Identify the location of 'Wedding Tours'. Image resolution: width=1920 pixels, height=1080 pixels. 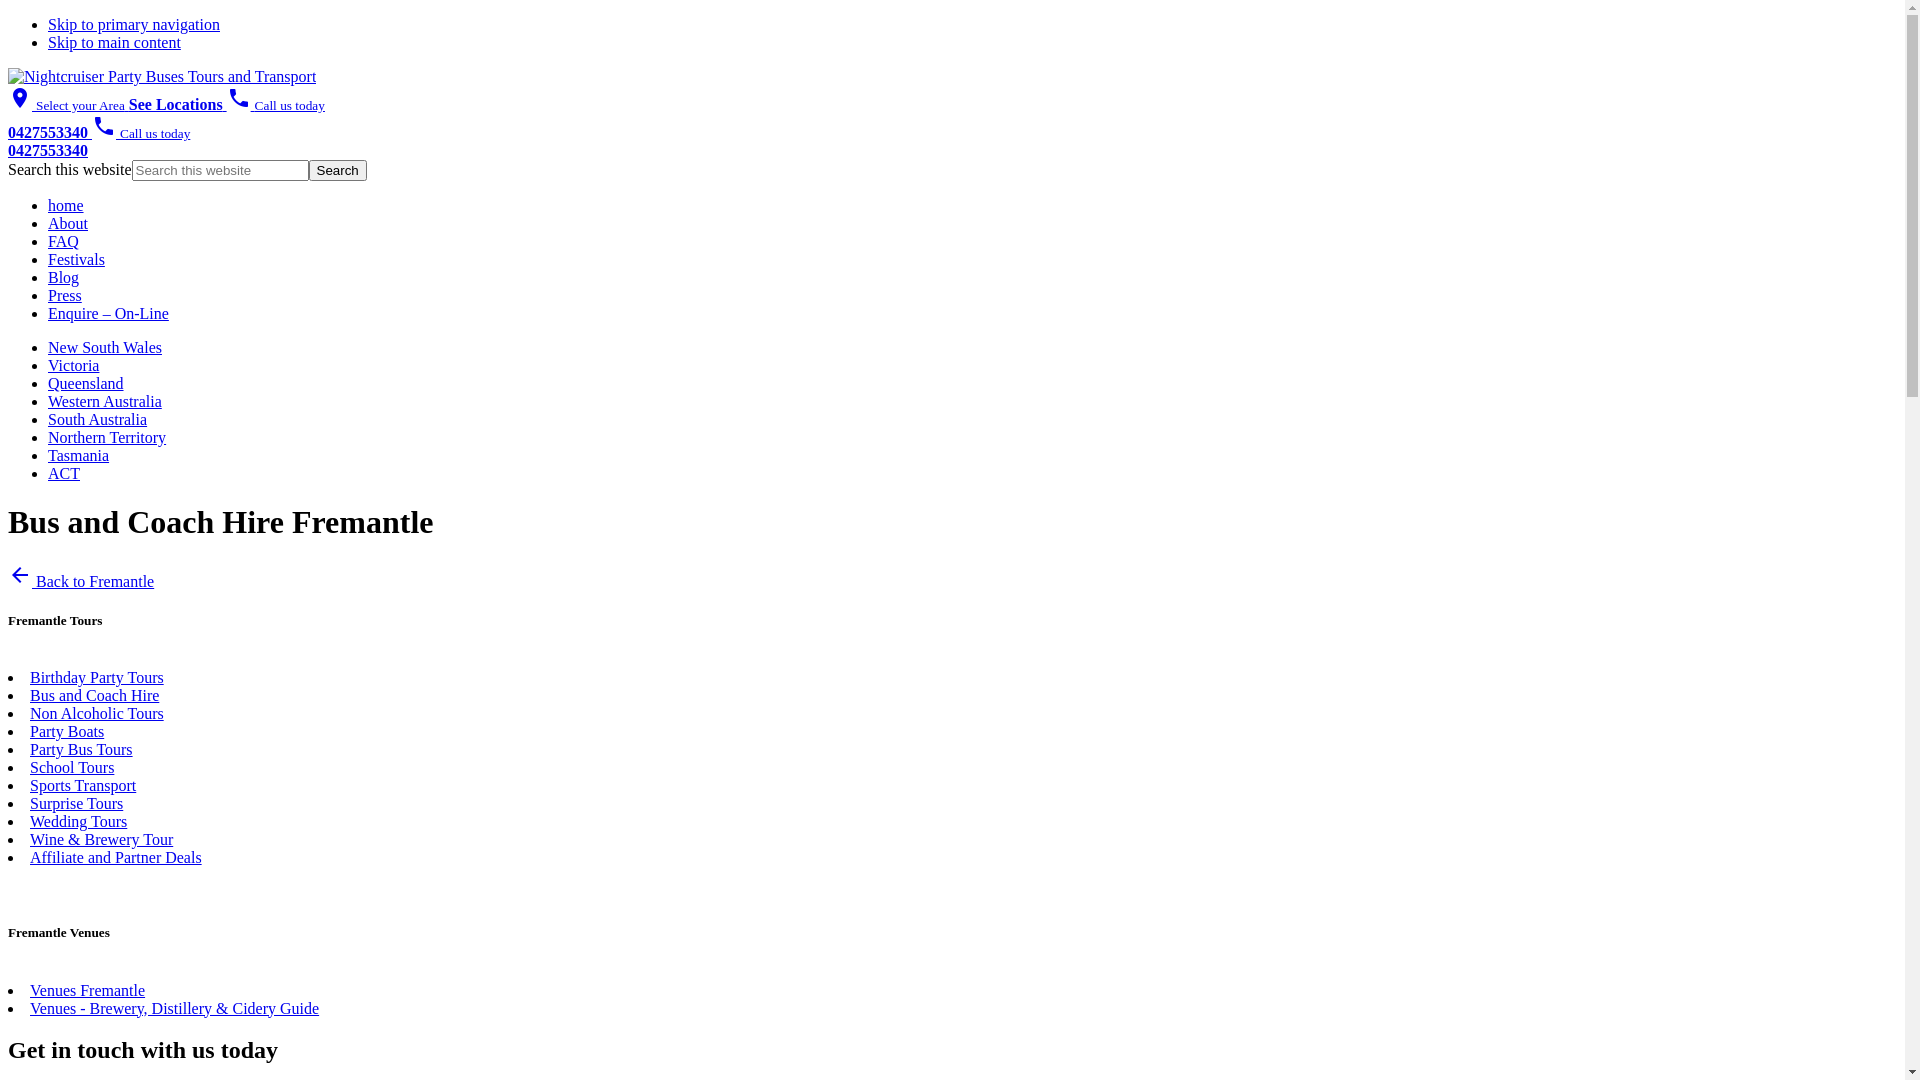
(78, 821).